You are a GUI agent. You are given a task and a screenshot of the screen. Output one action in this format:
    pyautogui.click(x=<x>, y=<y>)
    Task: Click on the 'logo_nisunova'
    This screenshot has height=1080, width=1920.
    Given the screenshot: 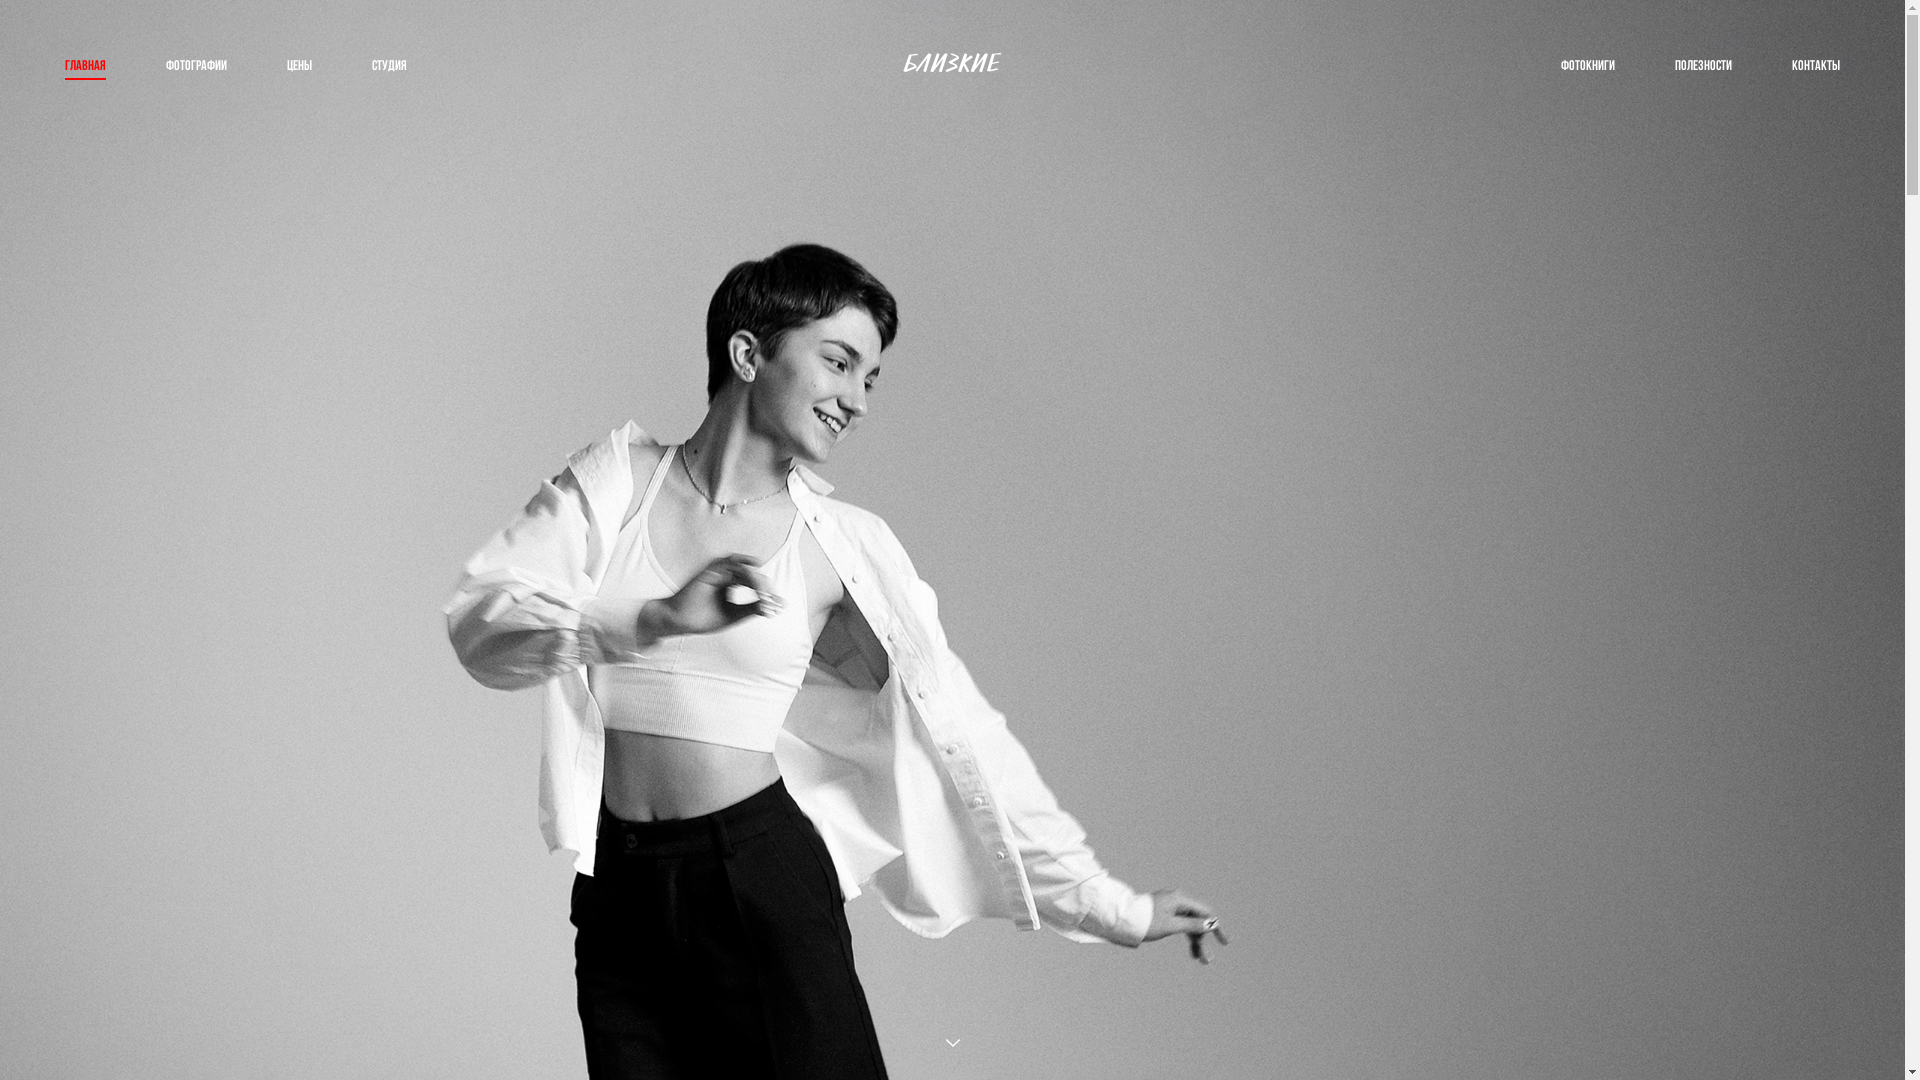 What is the action you would take?
    pyautogui.click(x=864, y=64)
    